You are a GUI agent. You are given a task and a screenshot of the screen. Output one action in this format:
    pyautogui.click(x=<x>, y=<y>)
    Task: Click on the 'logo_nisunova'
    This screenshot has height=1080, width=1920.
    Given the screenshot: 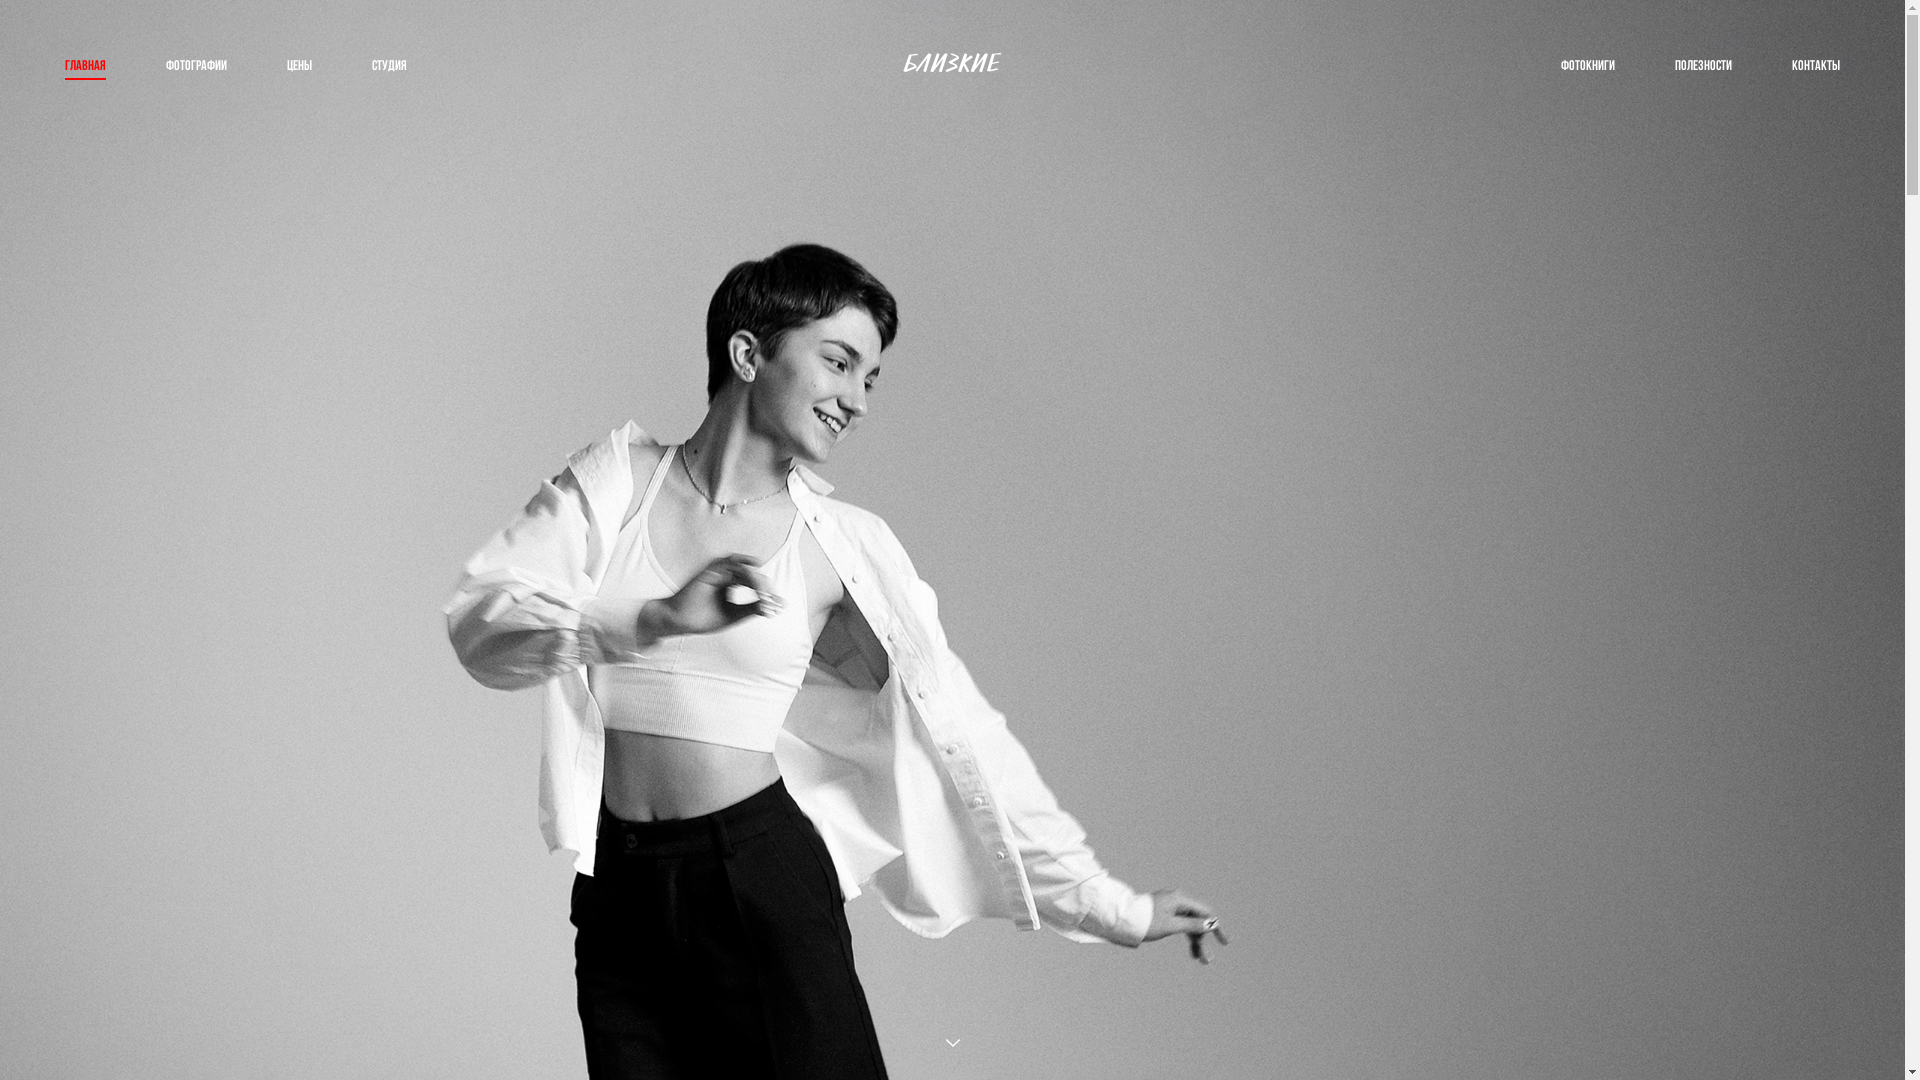 What is the action you would take?
    pyautogui.click(x=864, y=64)
    